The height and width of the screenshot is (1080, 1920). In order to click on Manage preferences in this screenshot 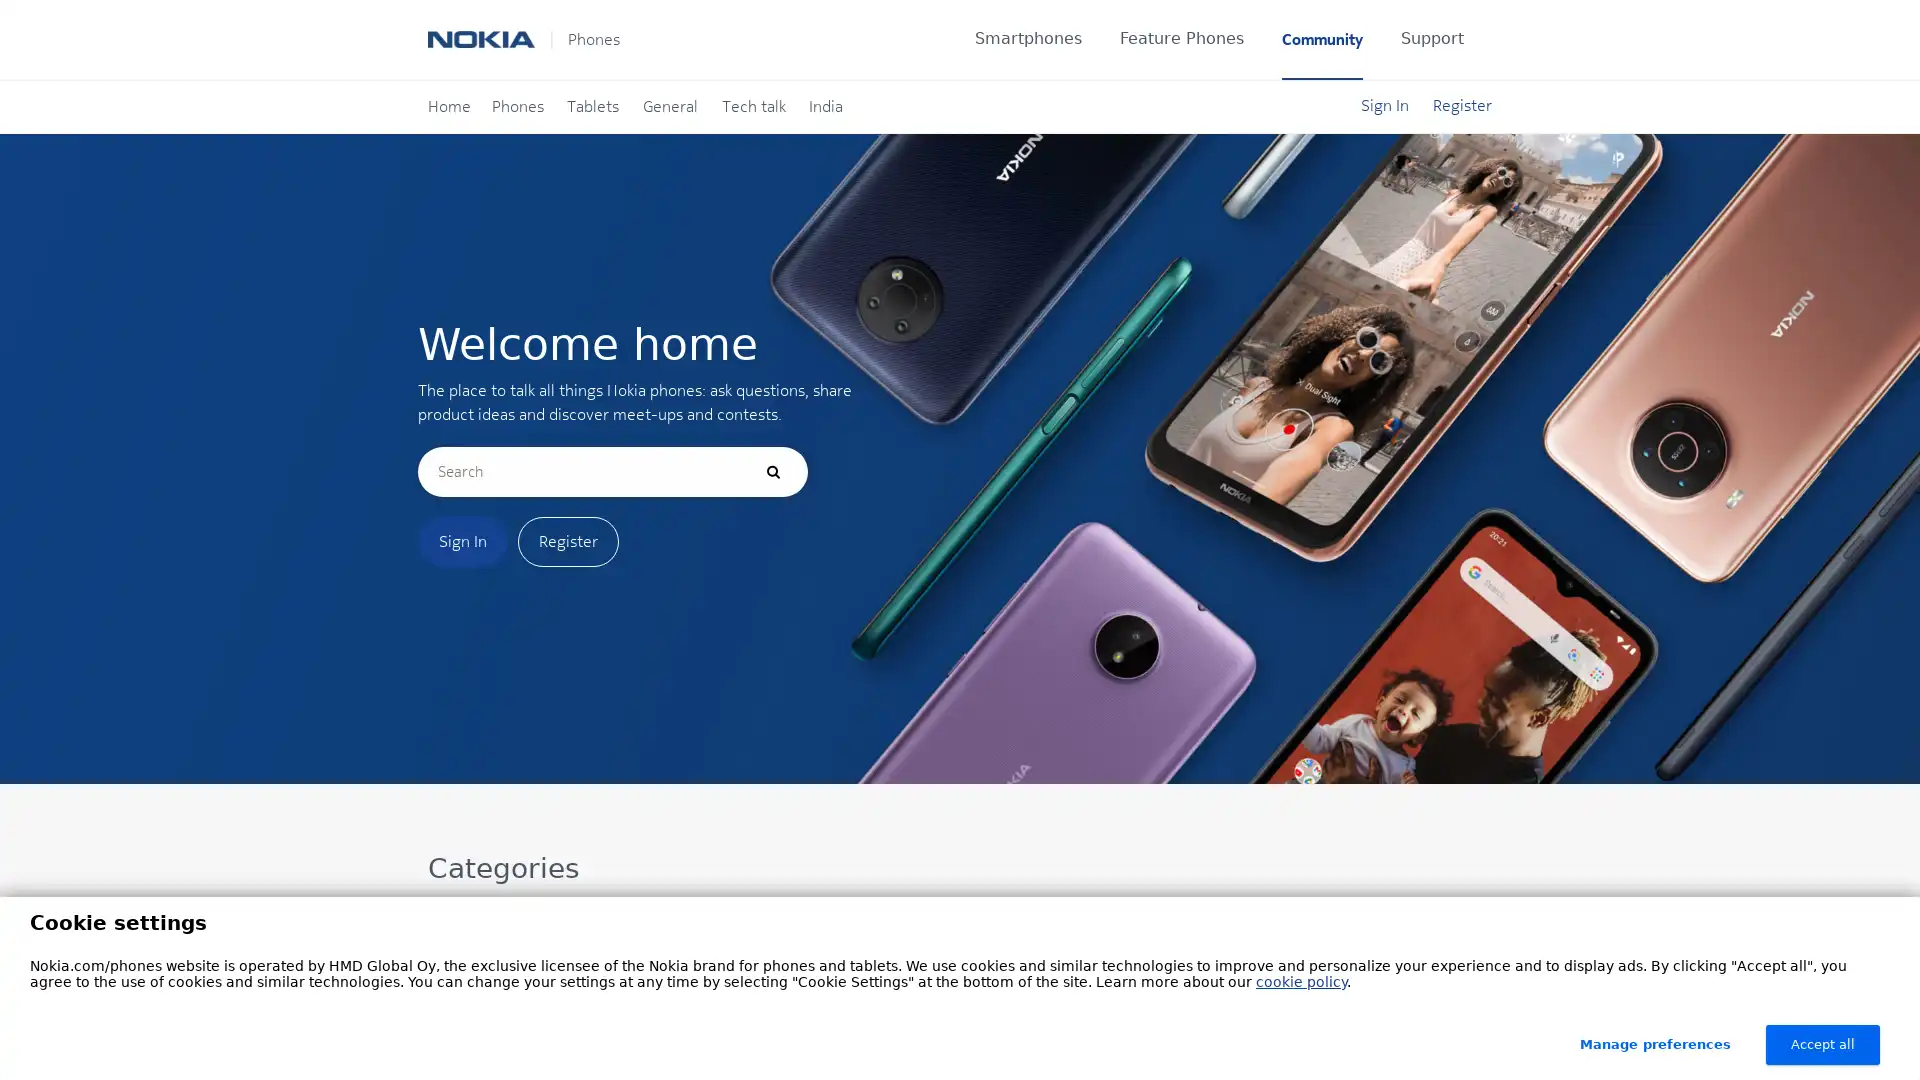, I will do `click(1655, 1044)`.